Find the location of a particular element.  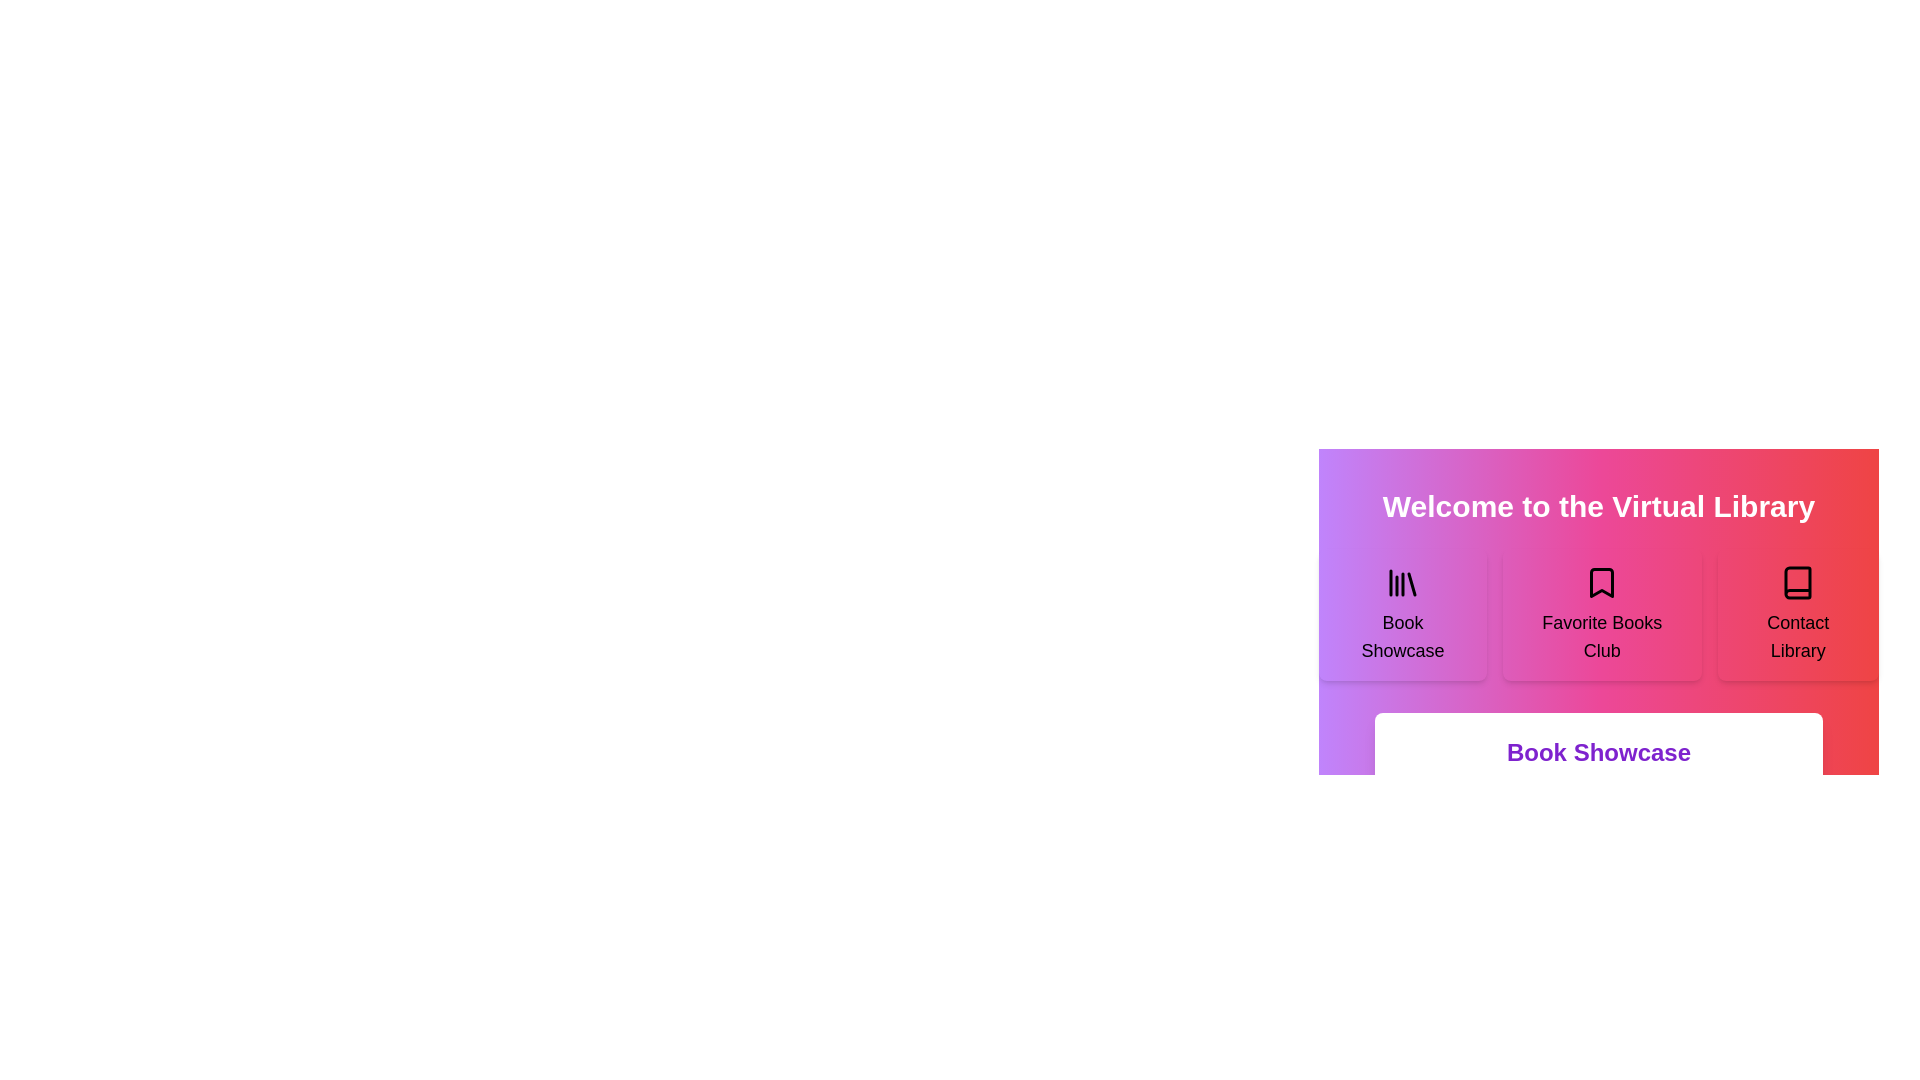

the section Contact Library to read its description is located at coordinates (1798, 613).